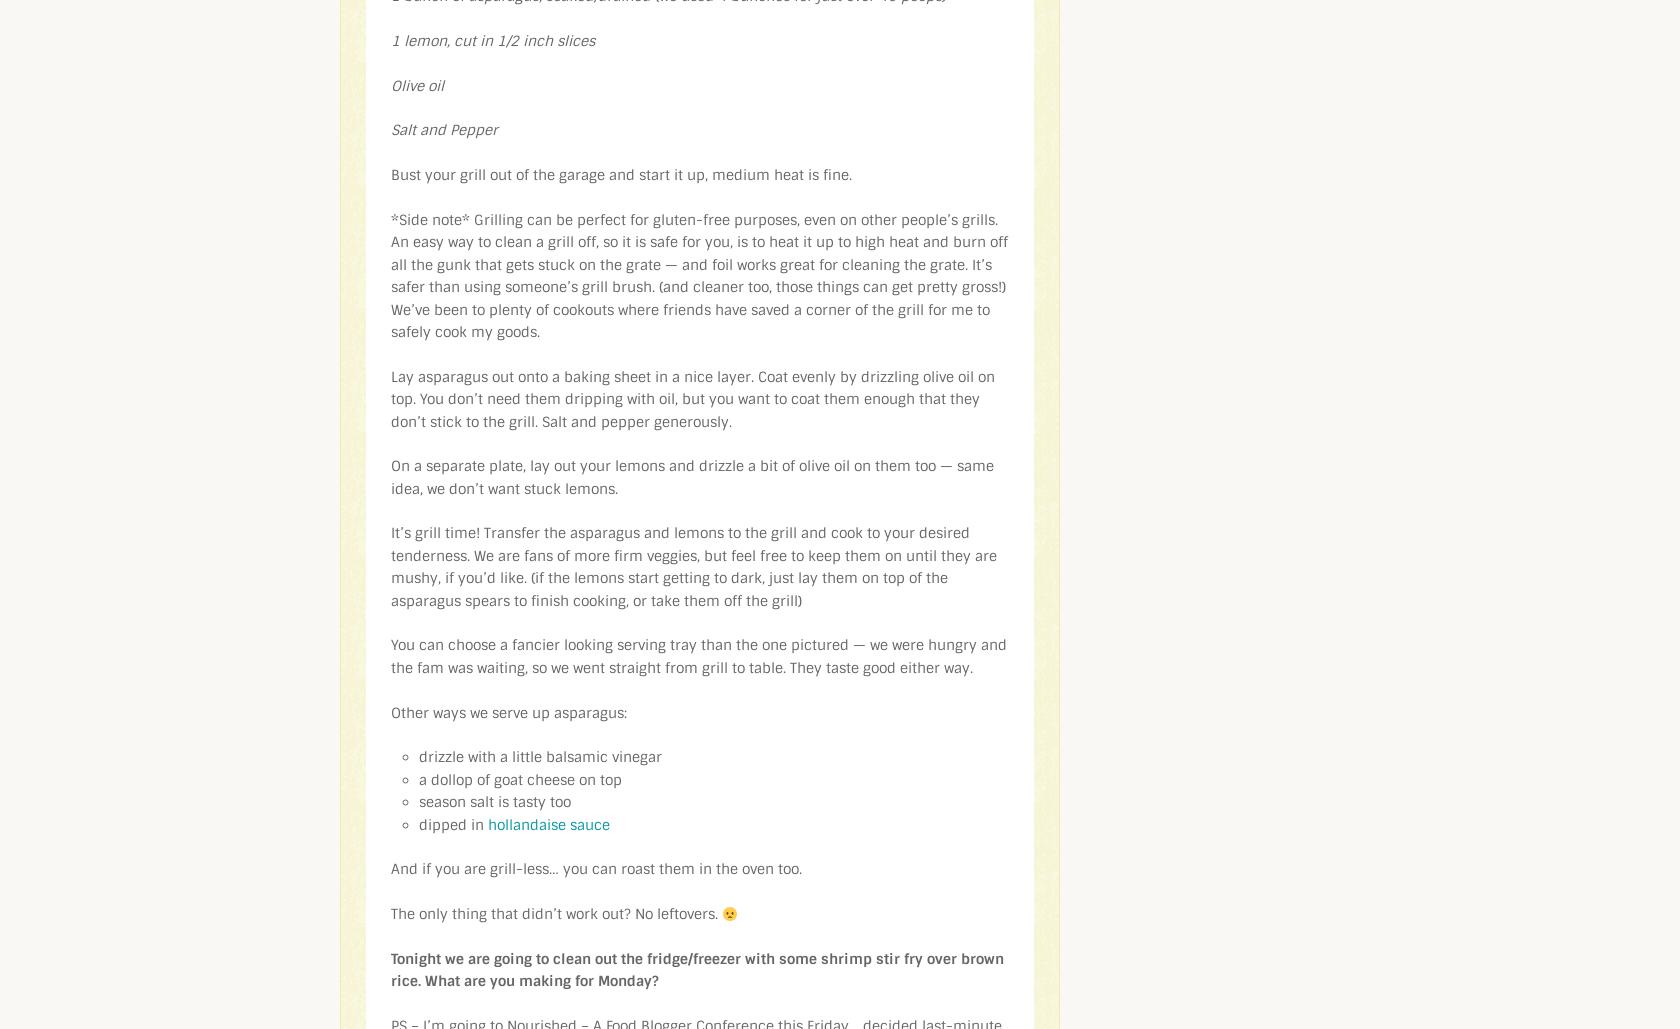 The width and height of the screenshot is (1680, 1029). Describe the element at coordinates (621, 175) in the screenshot. I see `'Bust your grill out of the garage and start it up, medium heat is fine.'` at that location.